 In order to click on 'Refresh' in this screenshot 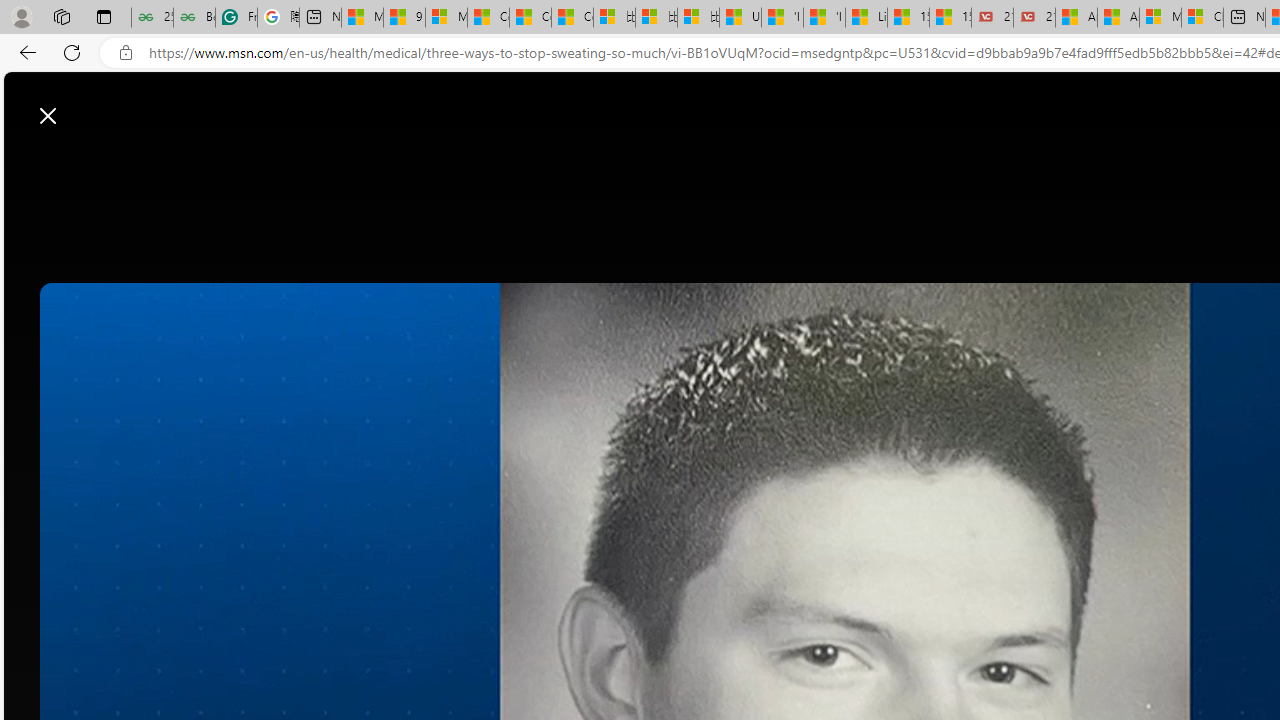, I will do `click(72, 51)`.